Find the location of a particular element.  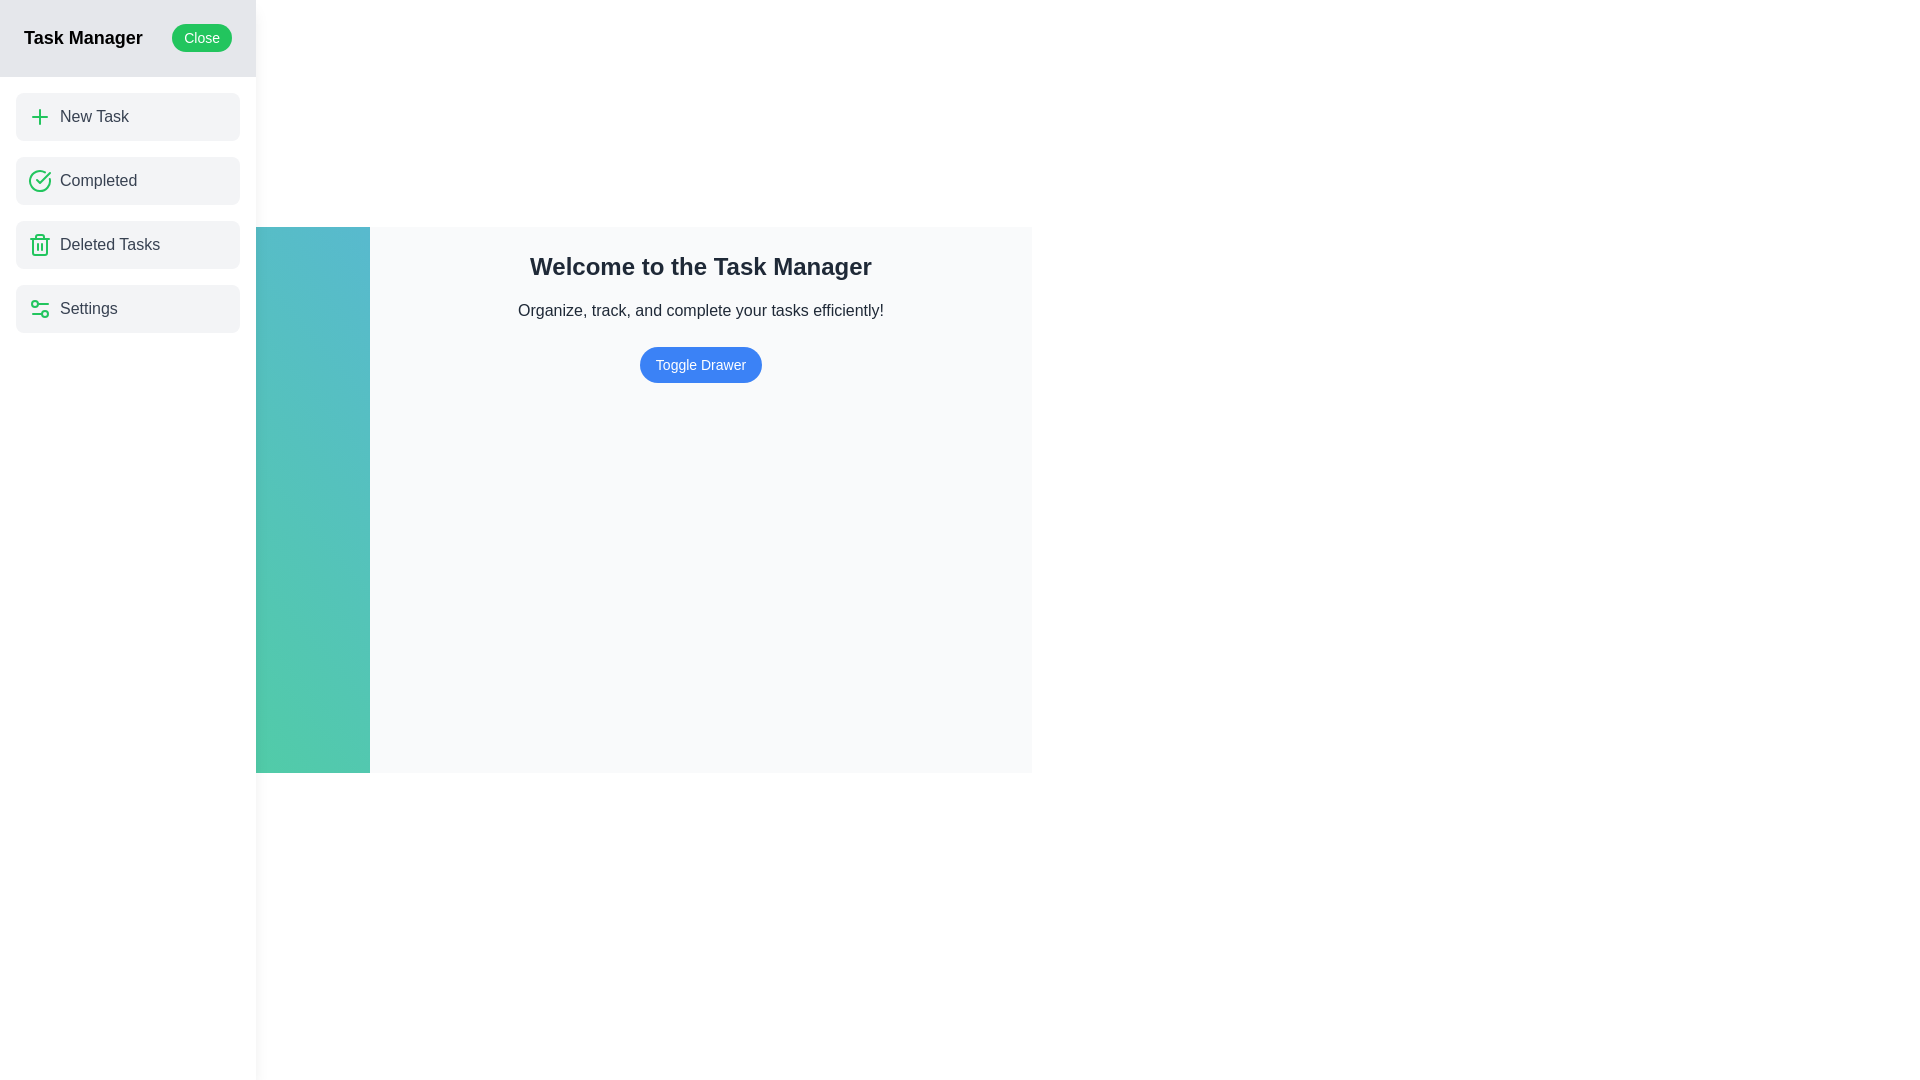

the item Completed from the drawer menu is located at coordinates (127, 181).